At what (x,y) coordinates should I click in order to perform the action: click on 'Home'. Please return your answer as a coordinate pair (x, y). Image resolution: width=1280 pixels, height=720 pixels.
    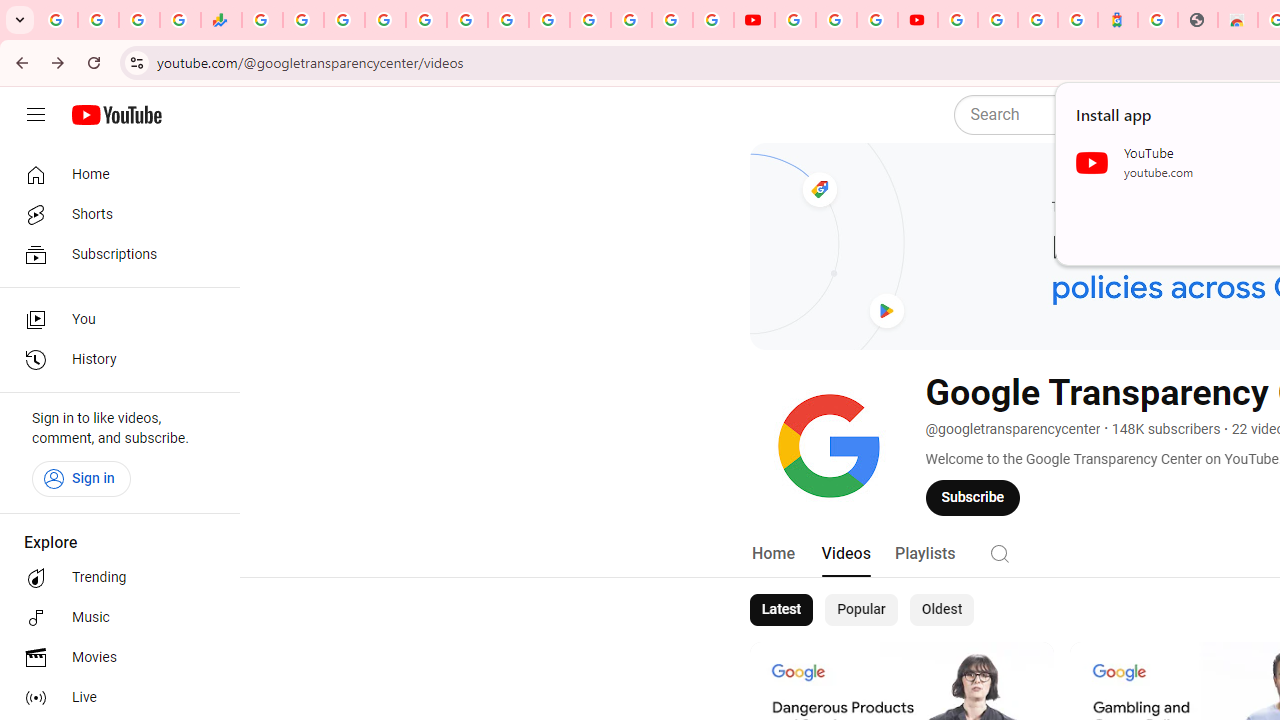
    Looking at the image, I should click on (772, 553).